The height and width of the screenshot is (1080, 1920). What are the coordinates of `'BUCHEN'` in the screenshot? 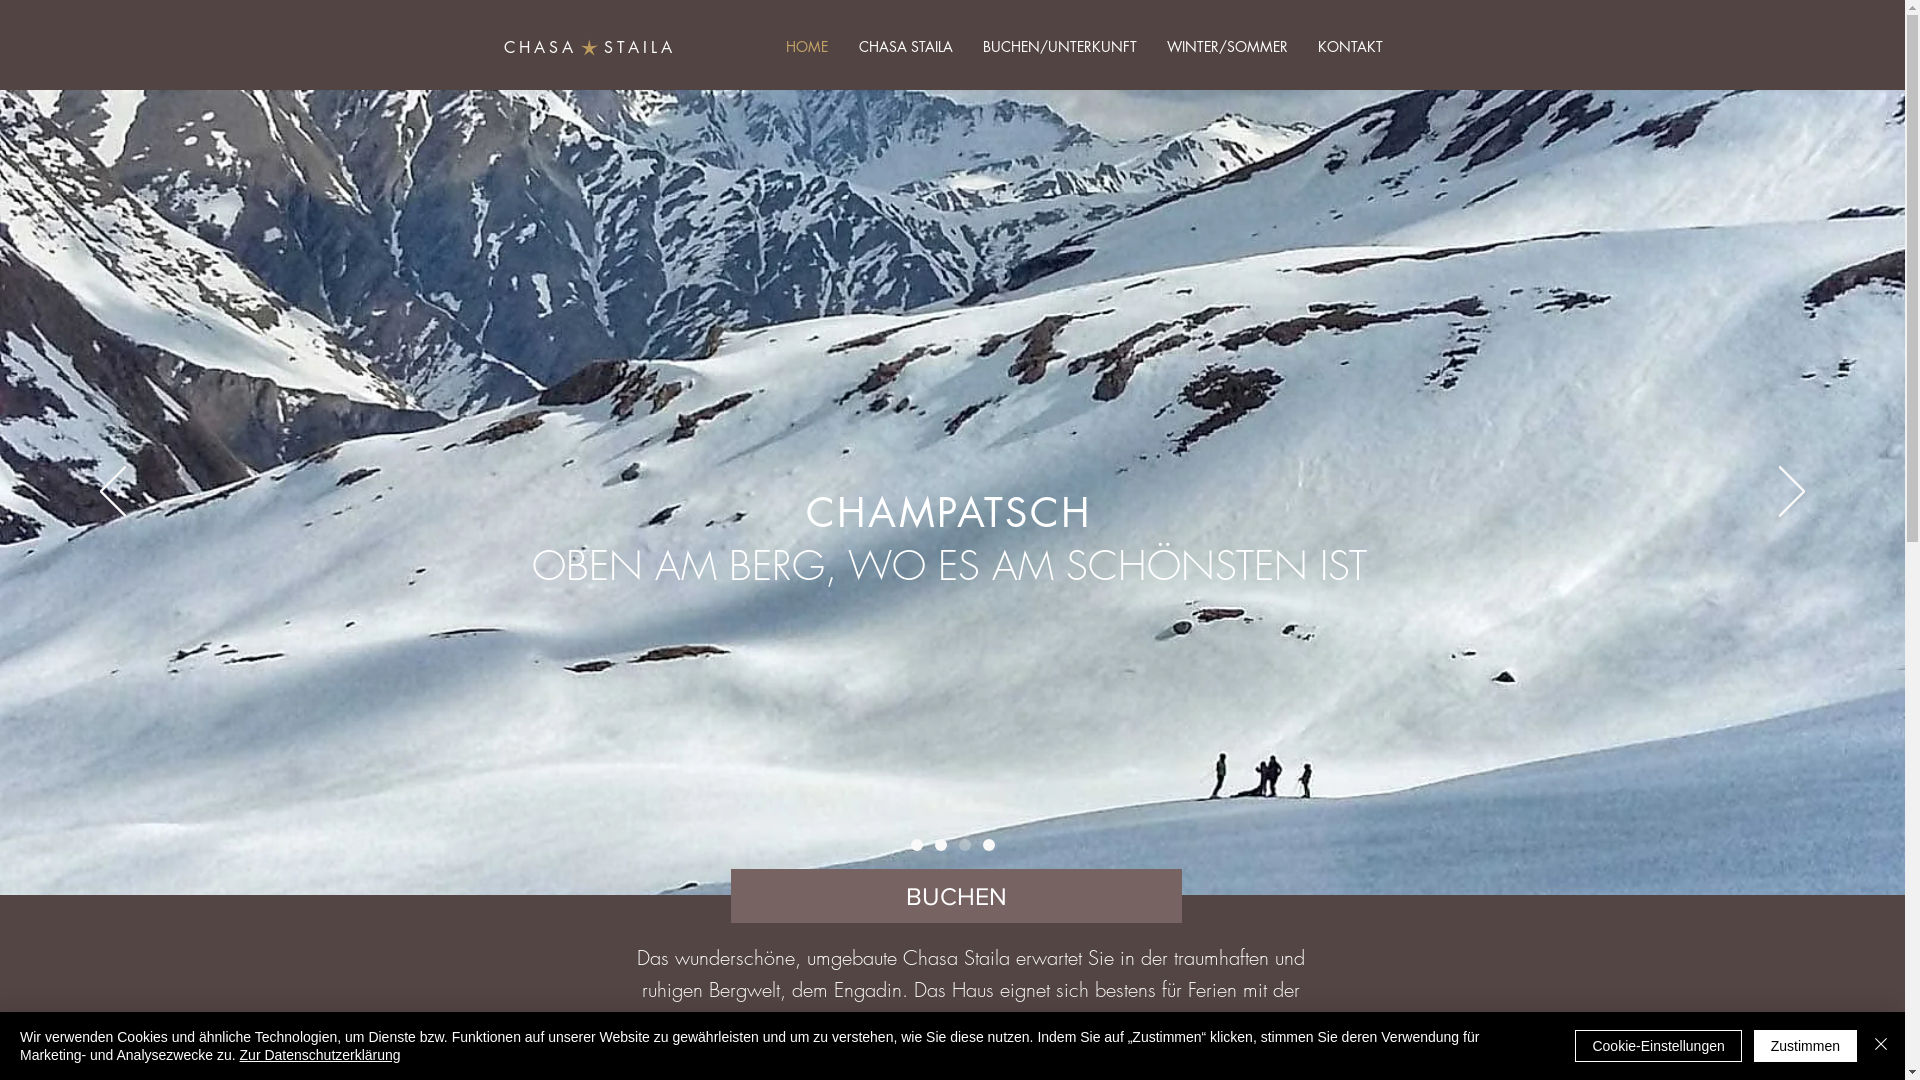 It's located at (954, 894).